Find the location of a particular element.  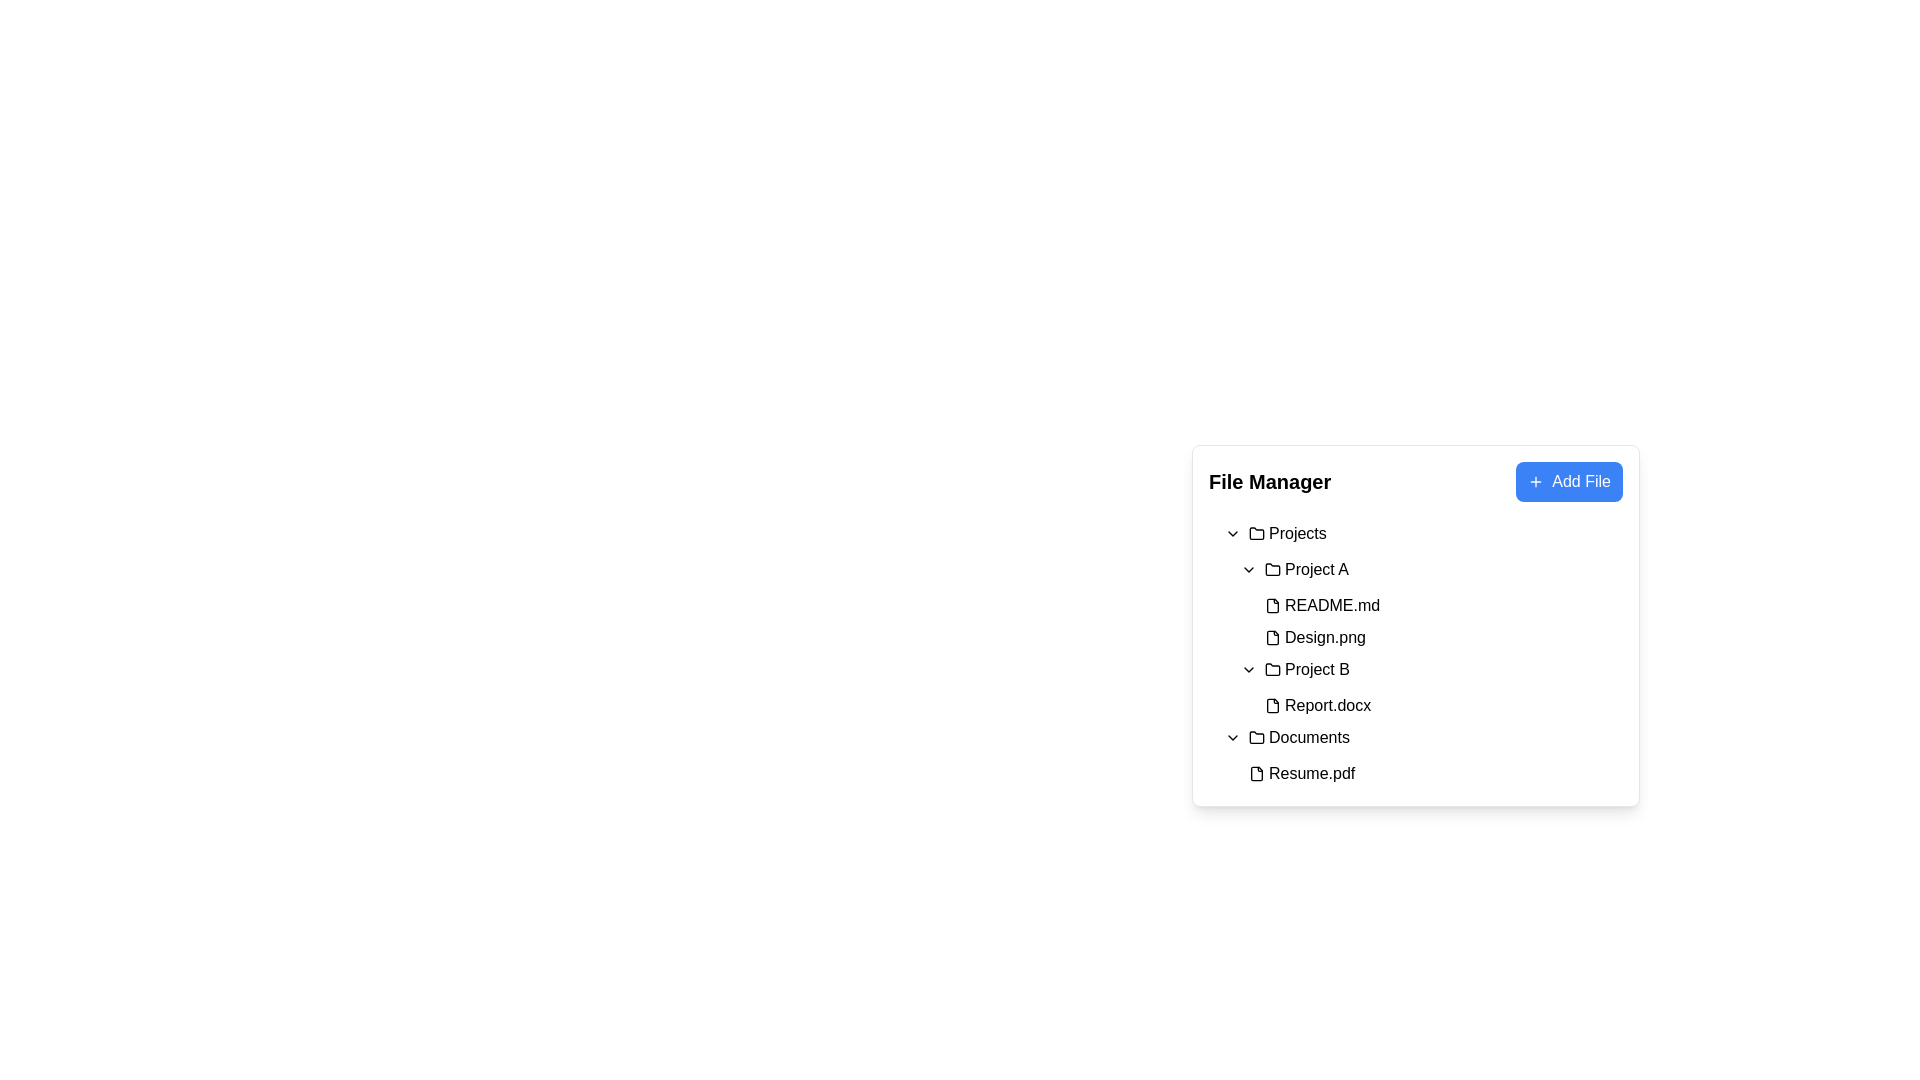

the 'Project B' collapsible folder representation in the file manager is located at coordinates (1430, 670).